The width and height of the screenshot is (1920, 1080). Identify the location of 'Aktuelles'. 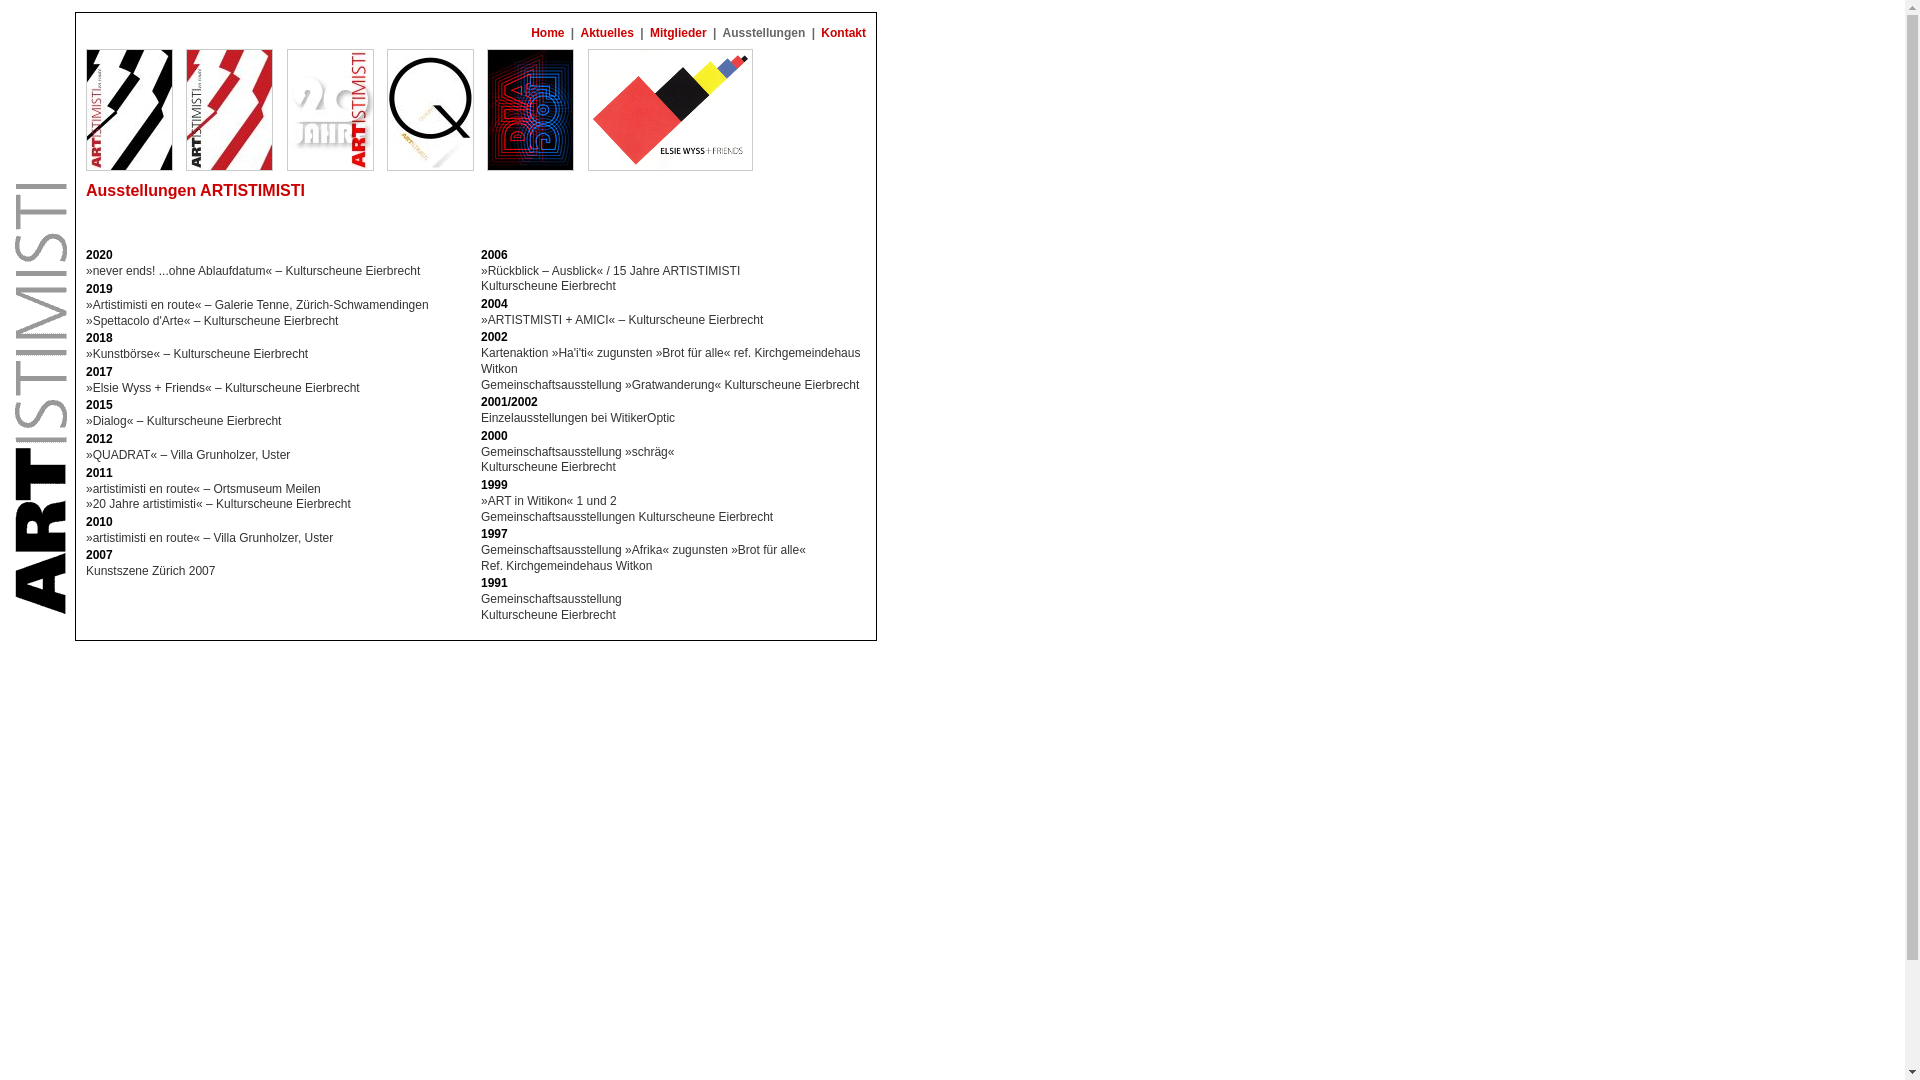
(606, 33).